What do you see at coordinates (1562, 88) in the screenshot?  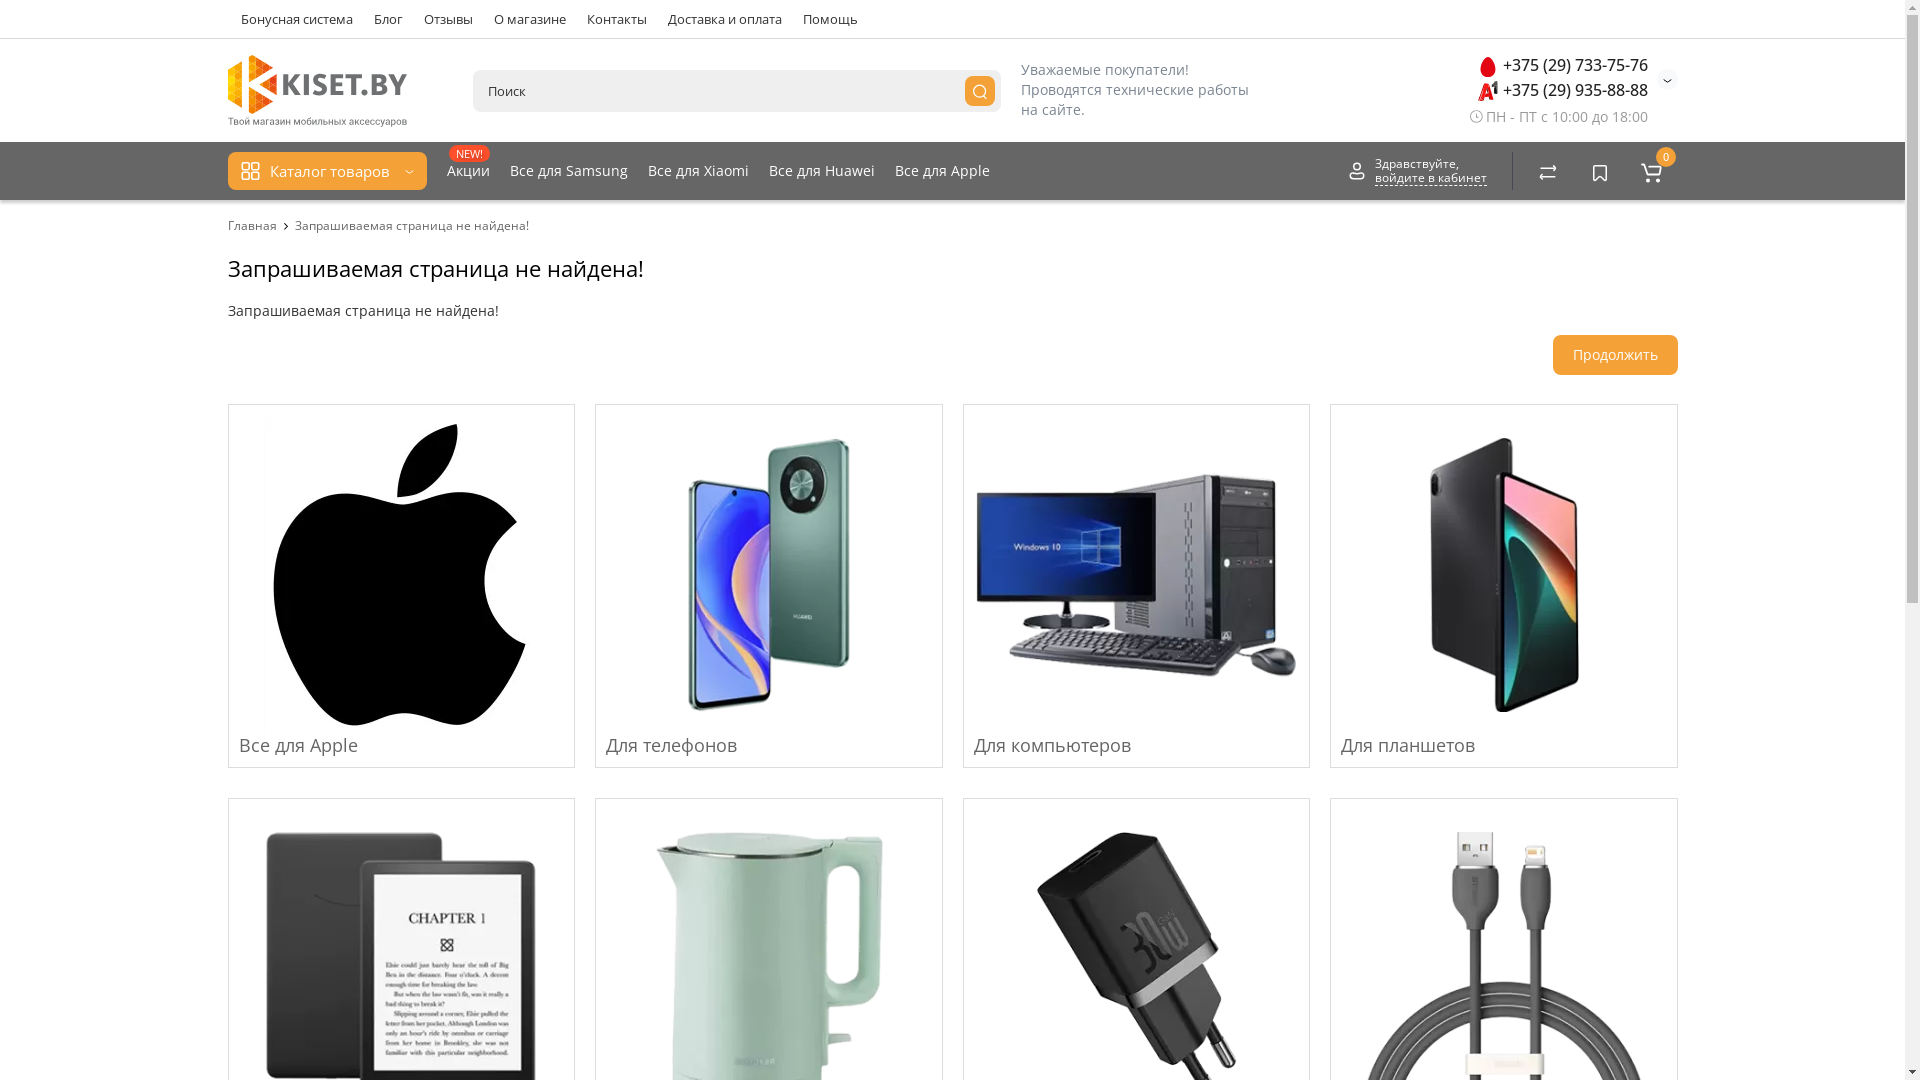 I see `'+375 (29) 935-88-88'` at bounding box center [1562, 88].